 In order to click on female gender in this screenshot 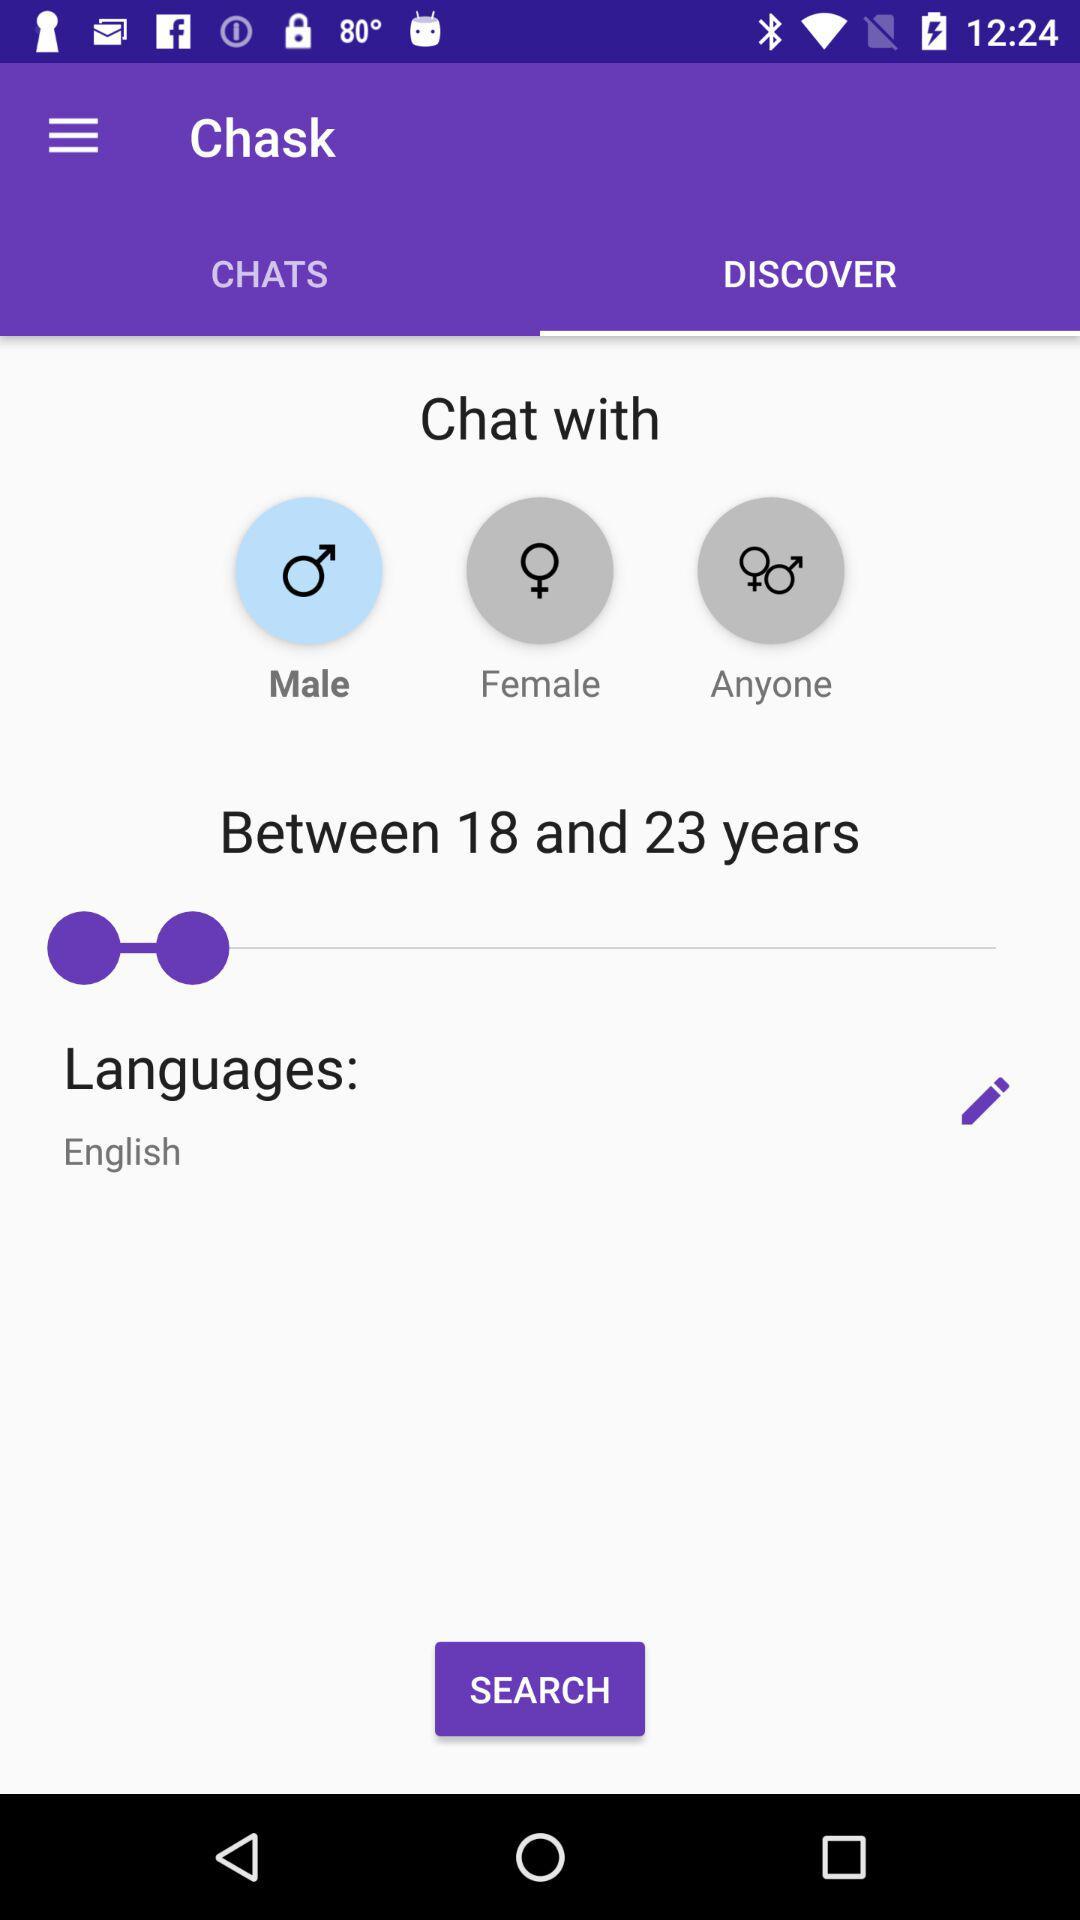, I will do `click(540, 569)`.